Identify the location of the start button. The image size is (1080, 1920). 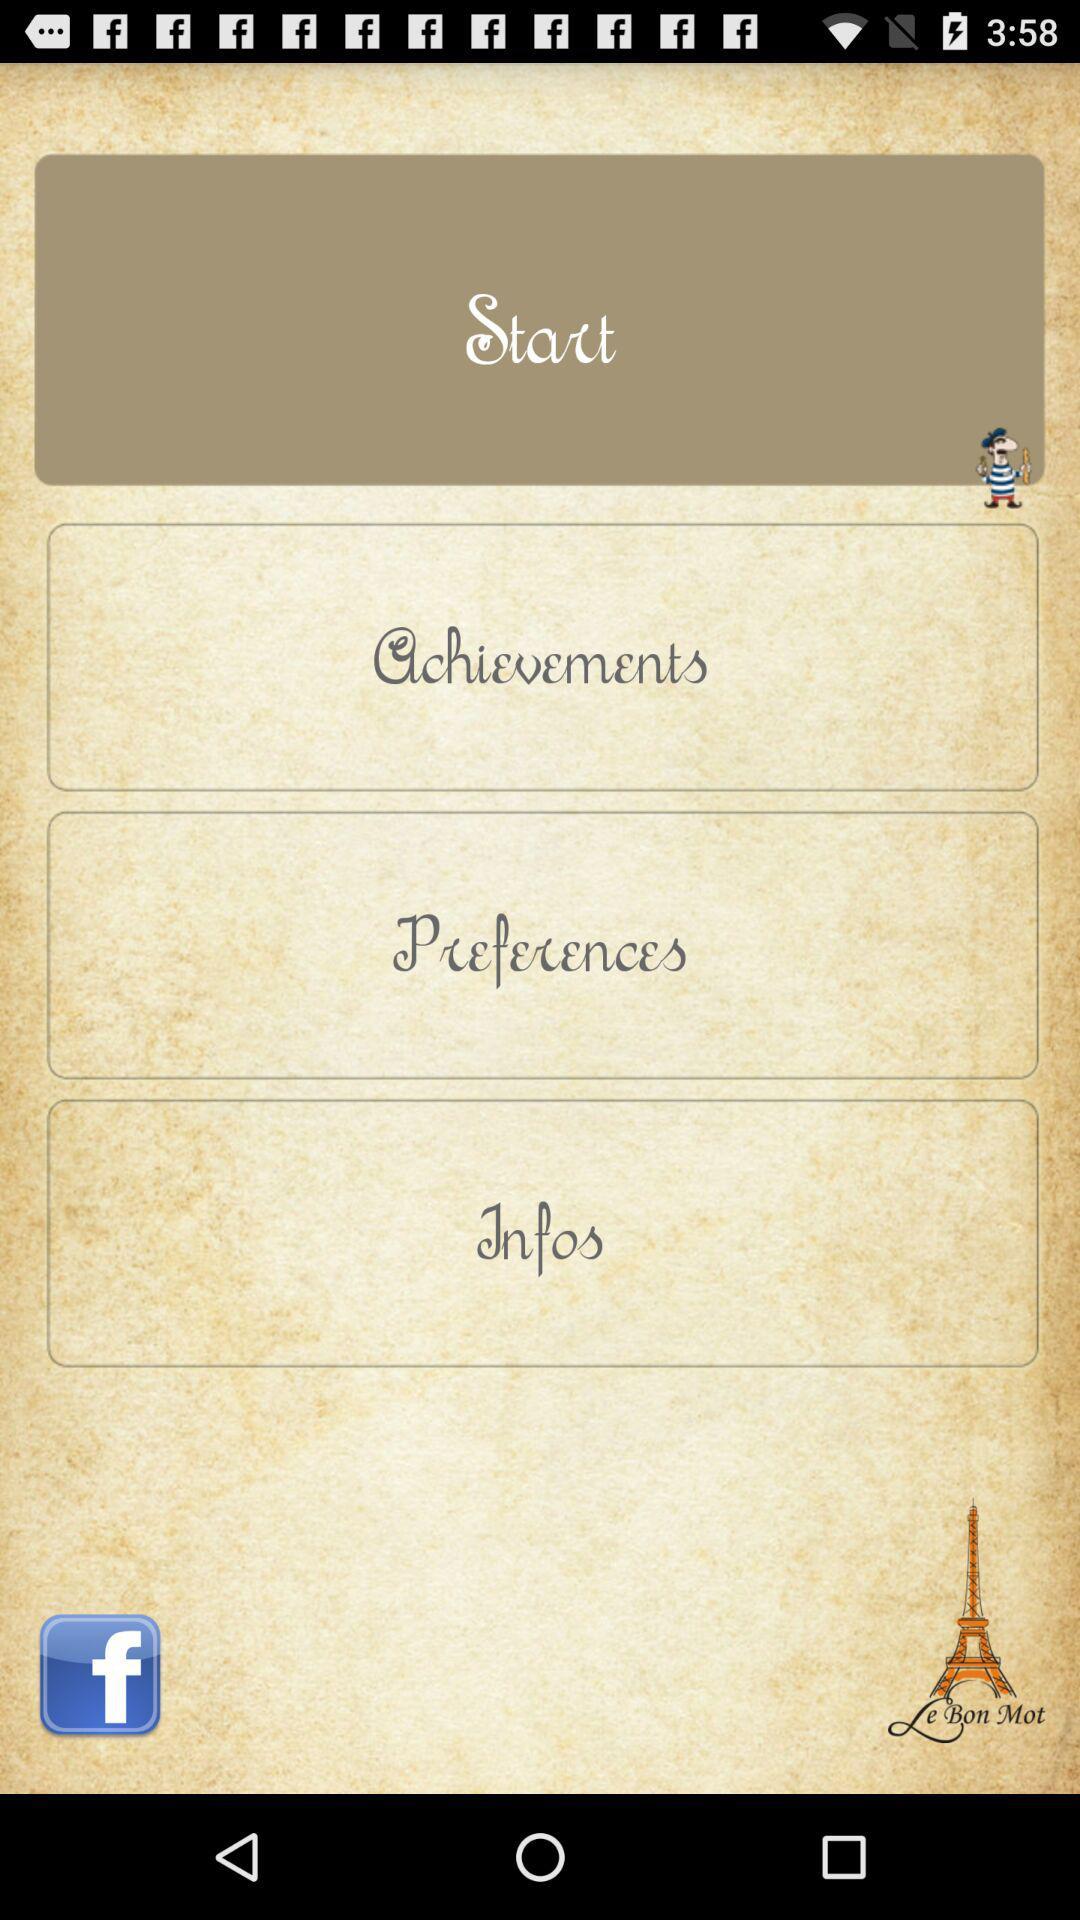
(540, 330).